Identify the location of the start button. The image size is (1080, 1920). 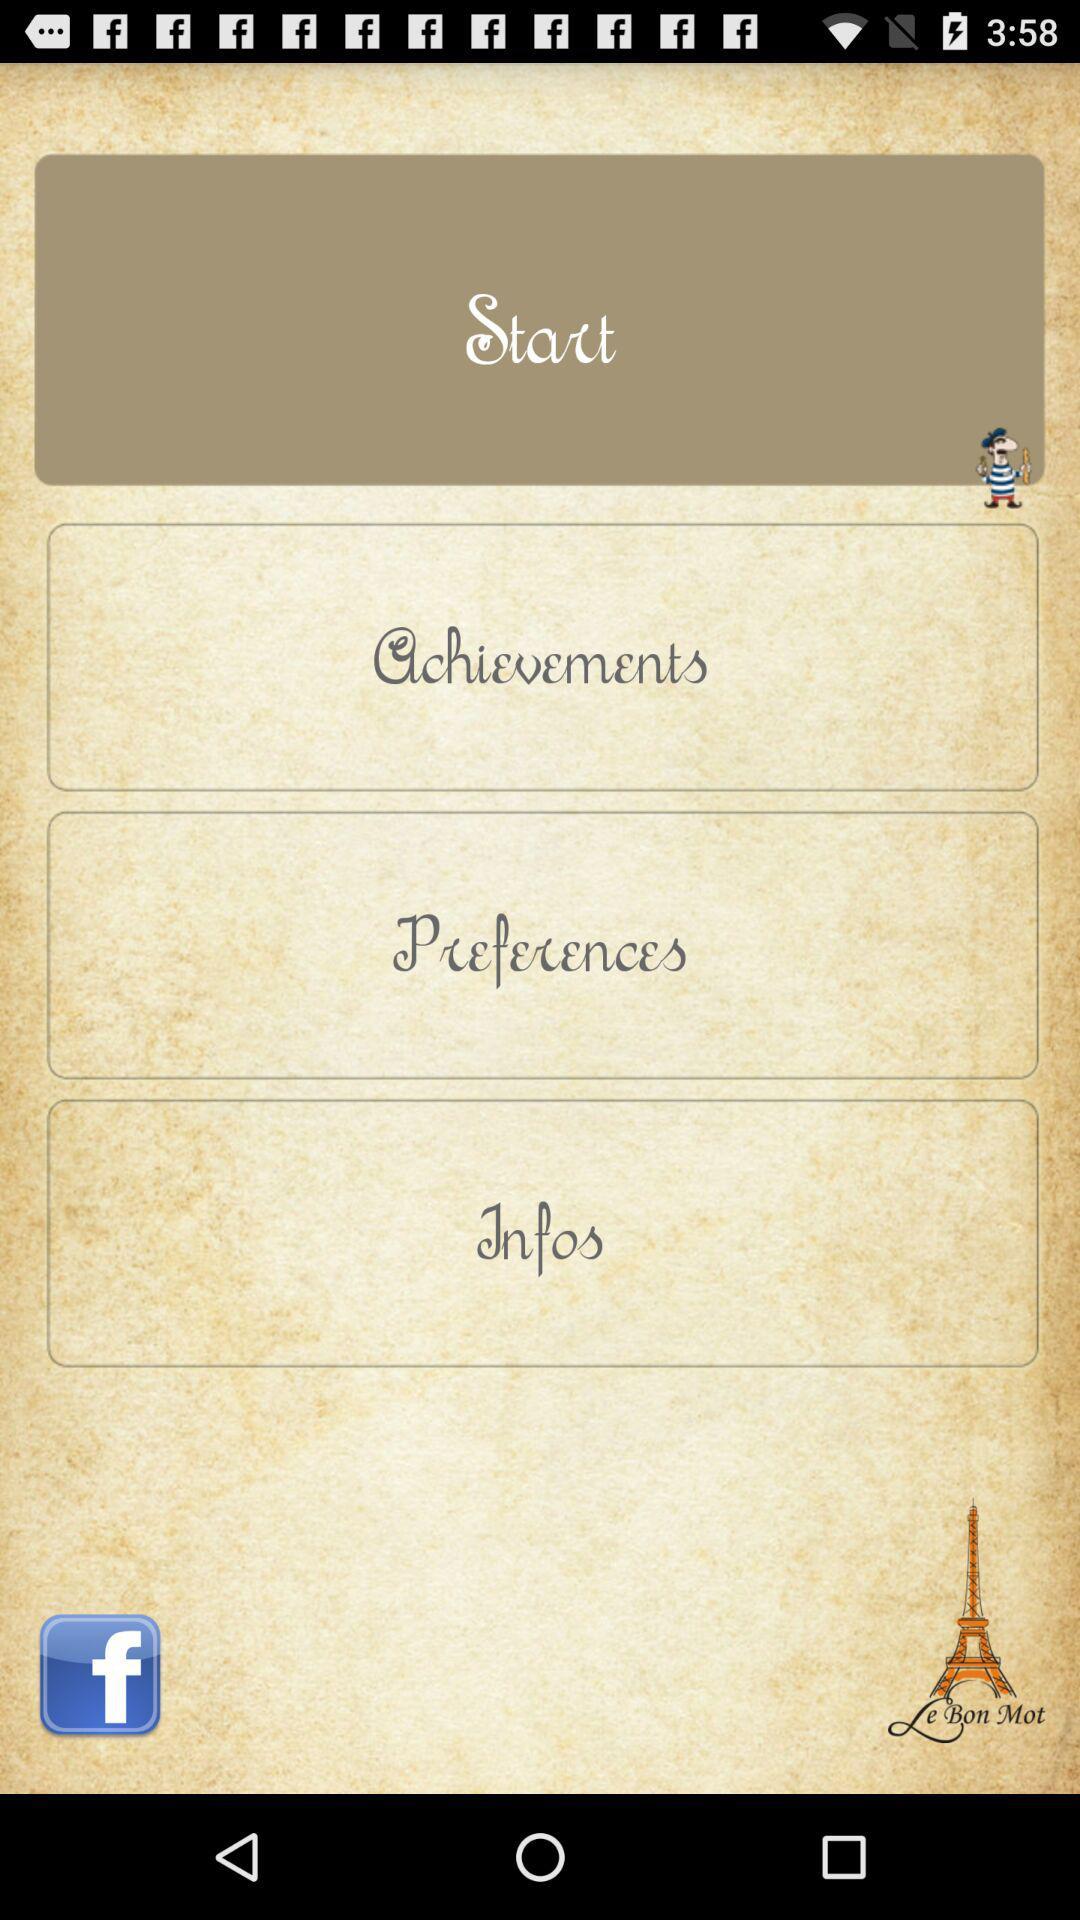
(540, 330).